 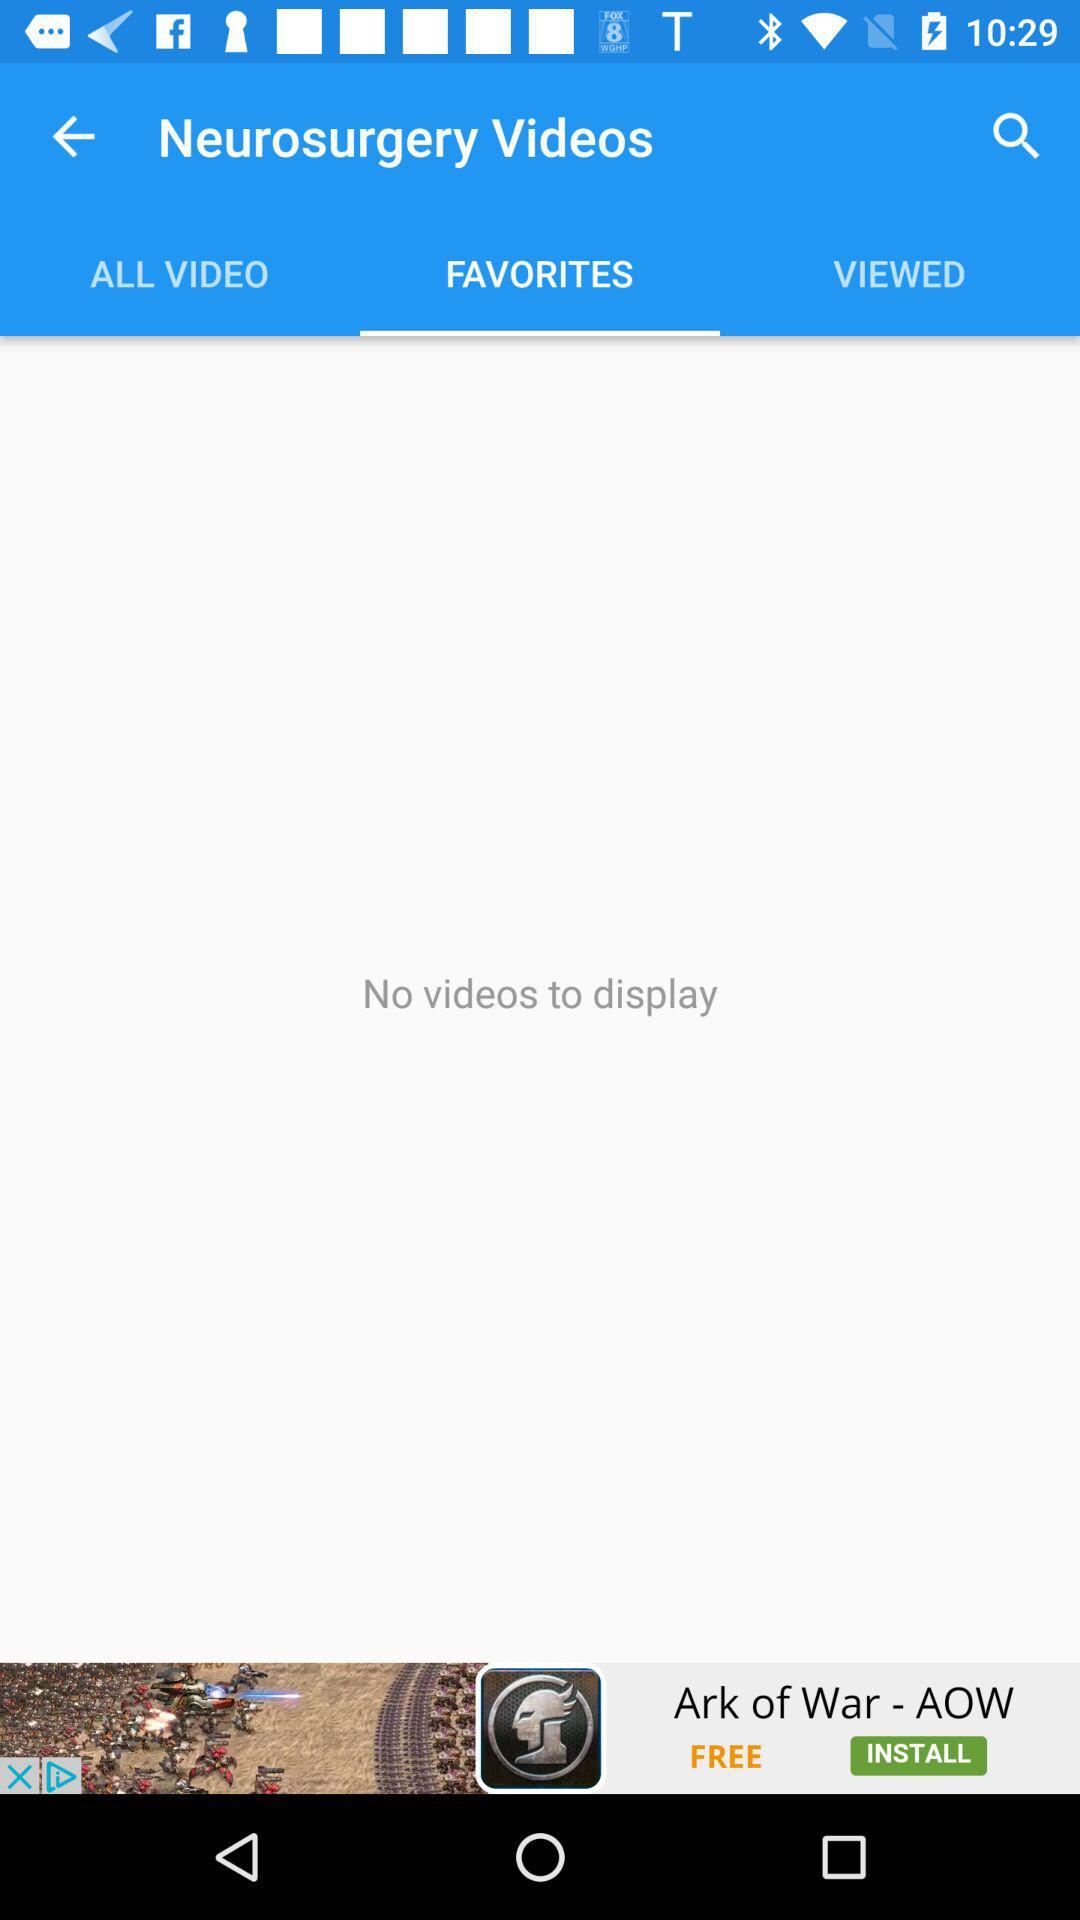 What do you see at coordinates (540, 1727) in the screenshot?
I see `try this app` at bounding box center [540, 1727].